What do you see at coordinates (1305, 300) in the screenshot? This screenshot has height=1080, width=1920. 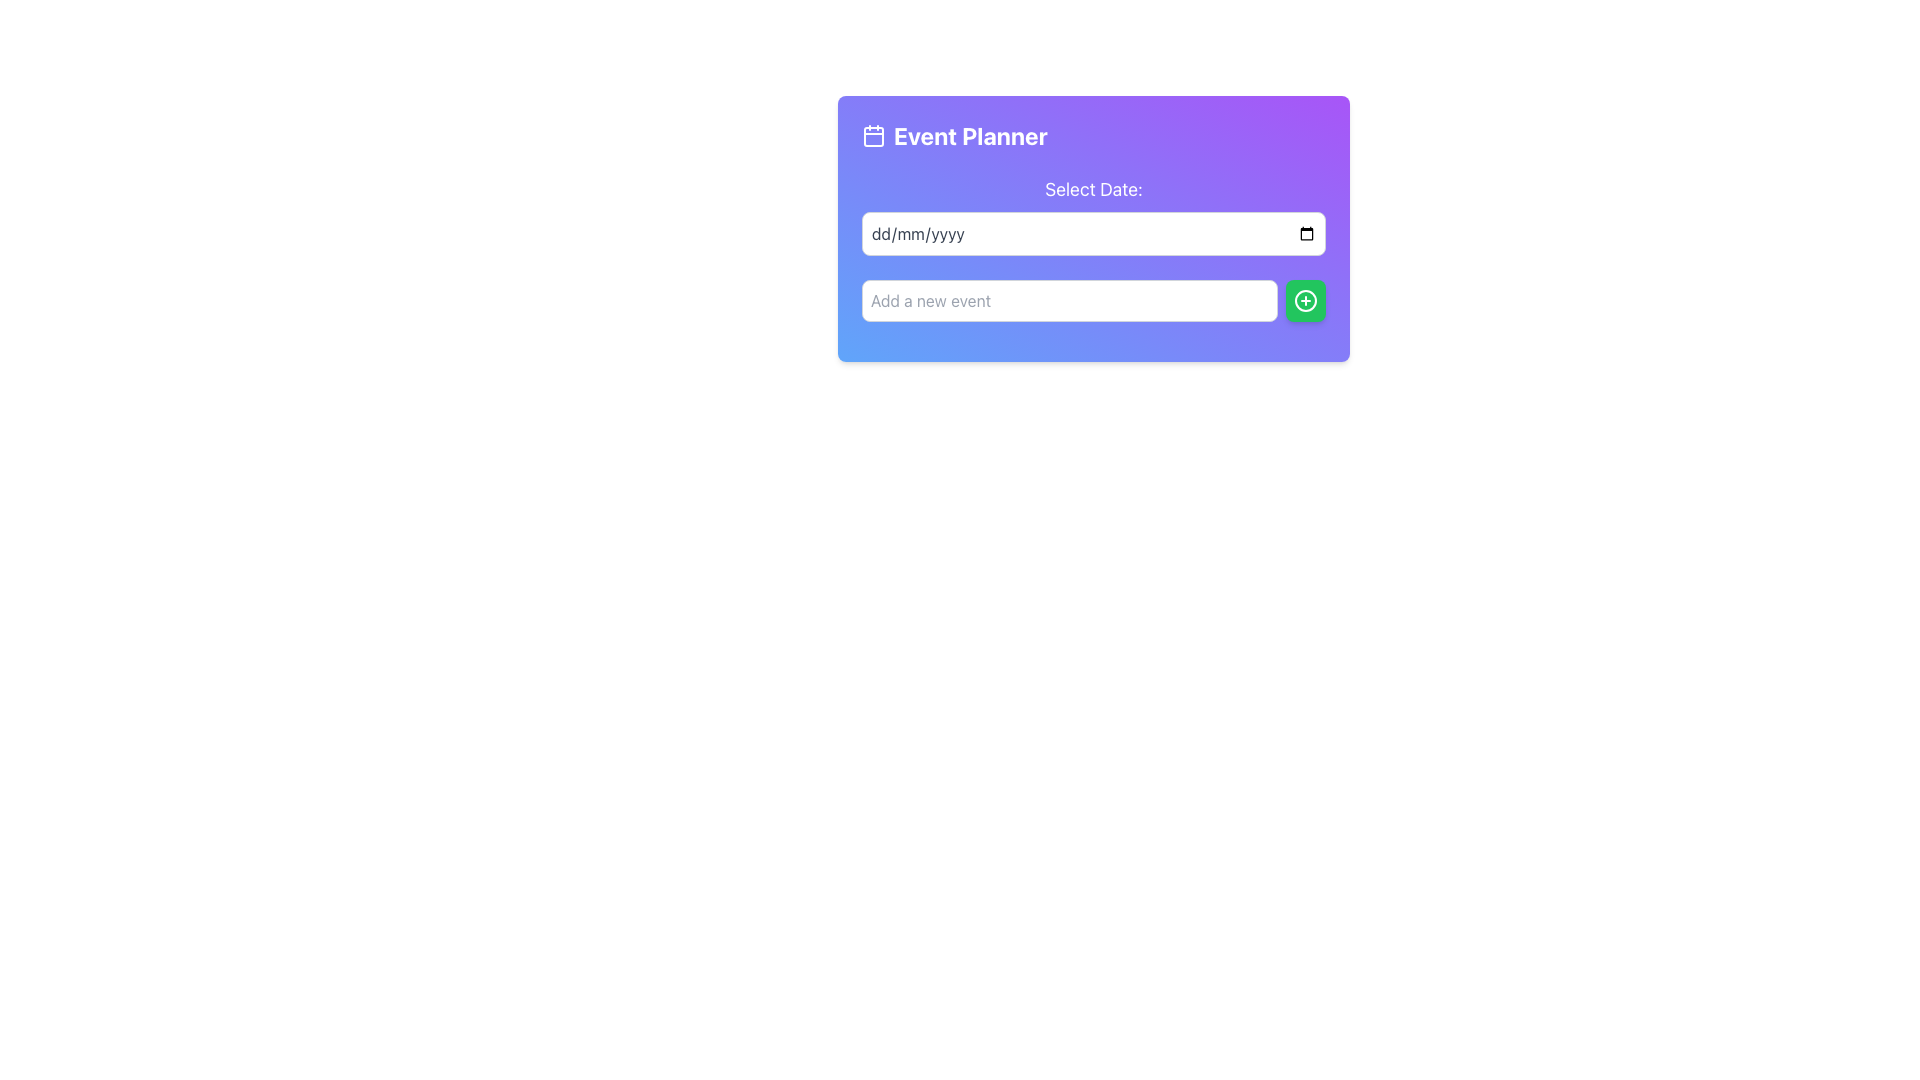 I see `the green button with rounded corners and a plus sign icon, located immediately to the right of the 'Add a new event' text input field under the 'Event Planner' section` at bounding box center [1305, 300].